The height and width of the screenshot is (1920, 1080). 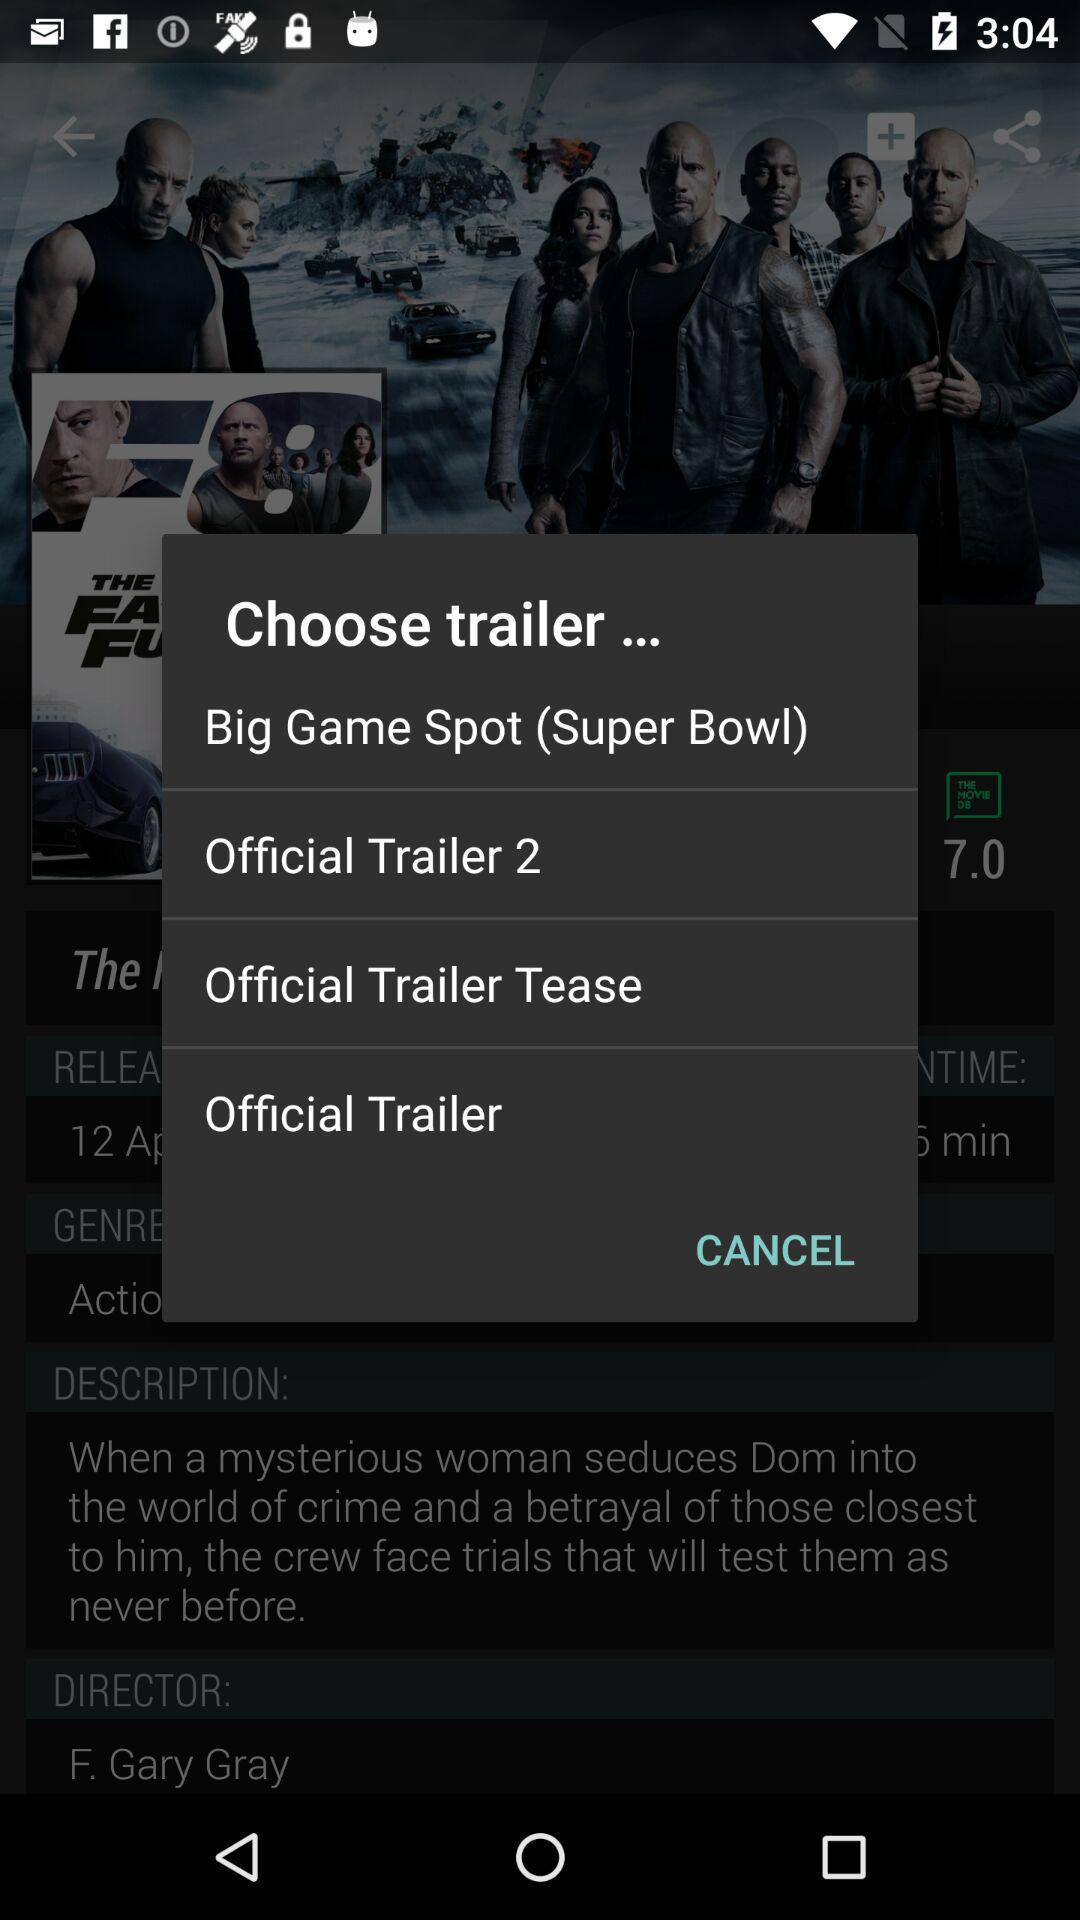 I want to click on the item on the right, so click(x=774, y=1247).